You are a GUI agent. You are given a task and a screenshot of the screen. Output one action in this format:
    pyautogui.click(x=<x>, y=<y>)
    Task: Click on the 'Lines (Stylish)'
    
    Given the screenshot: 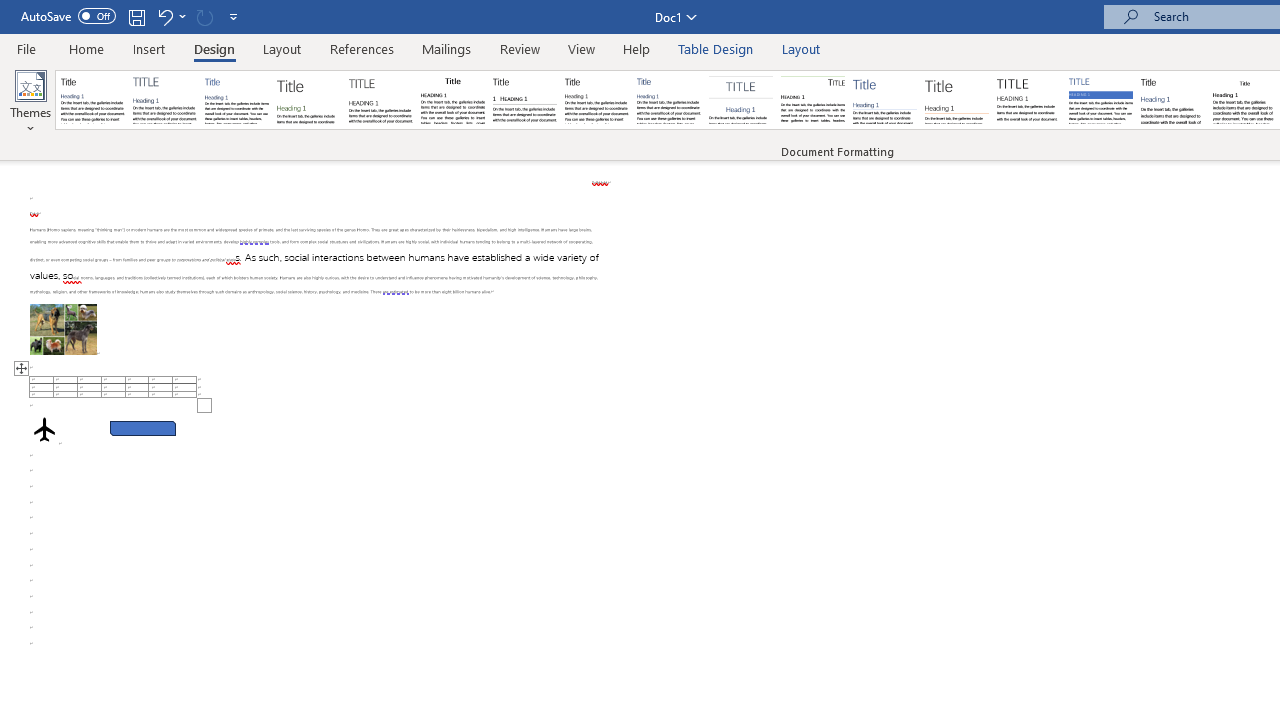 What is the action you would take?
    pyautogui.click(x=956, y=100)
    